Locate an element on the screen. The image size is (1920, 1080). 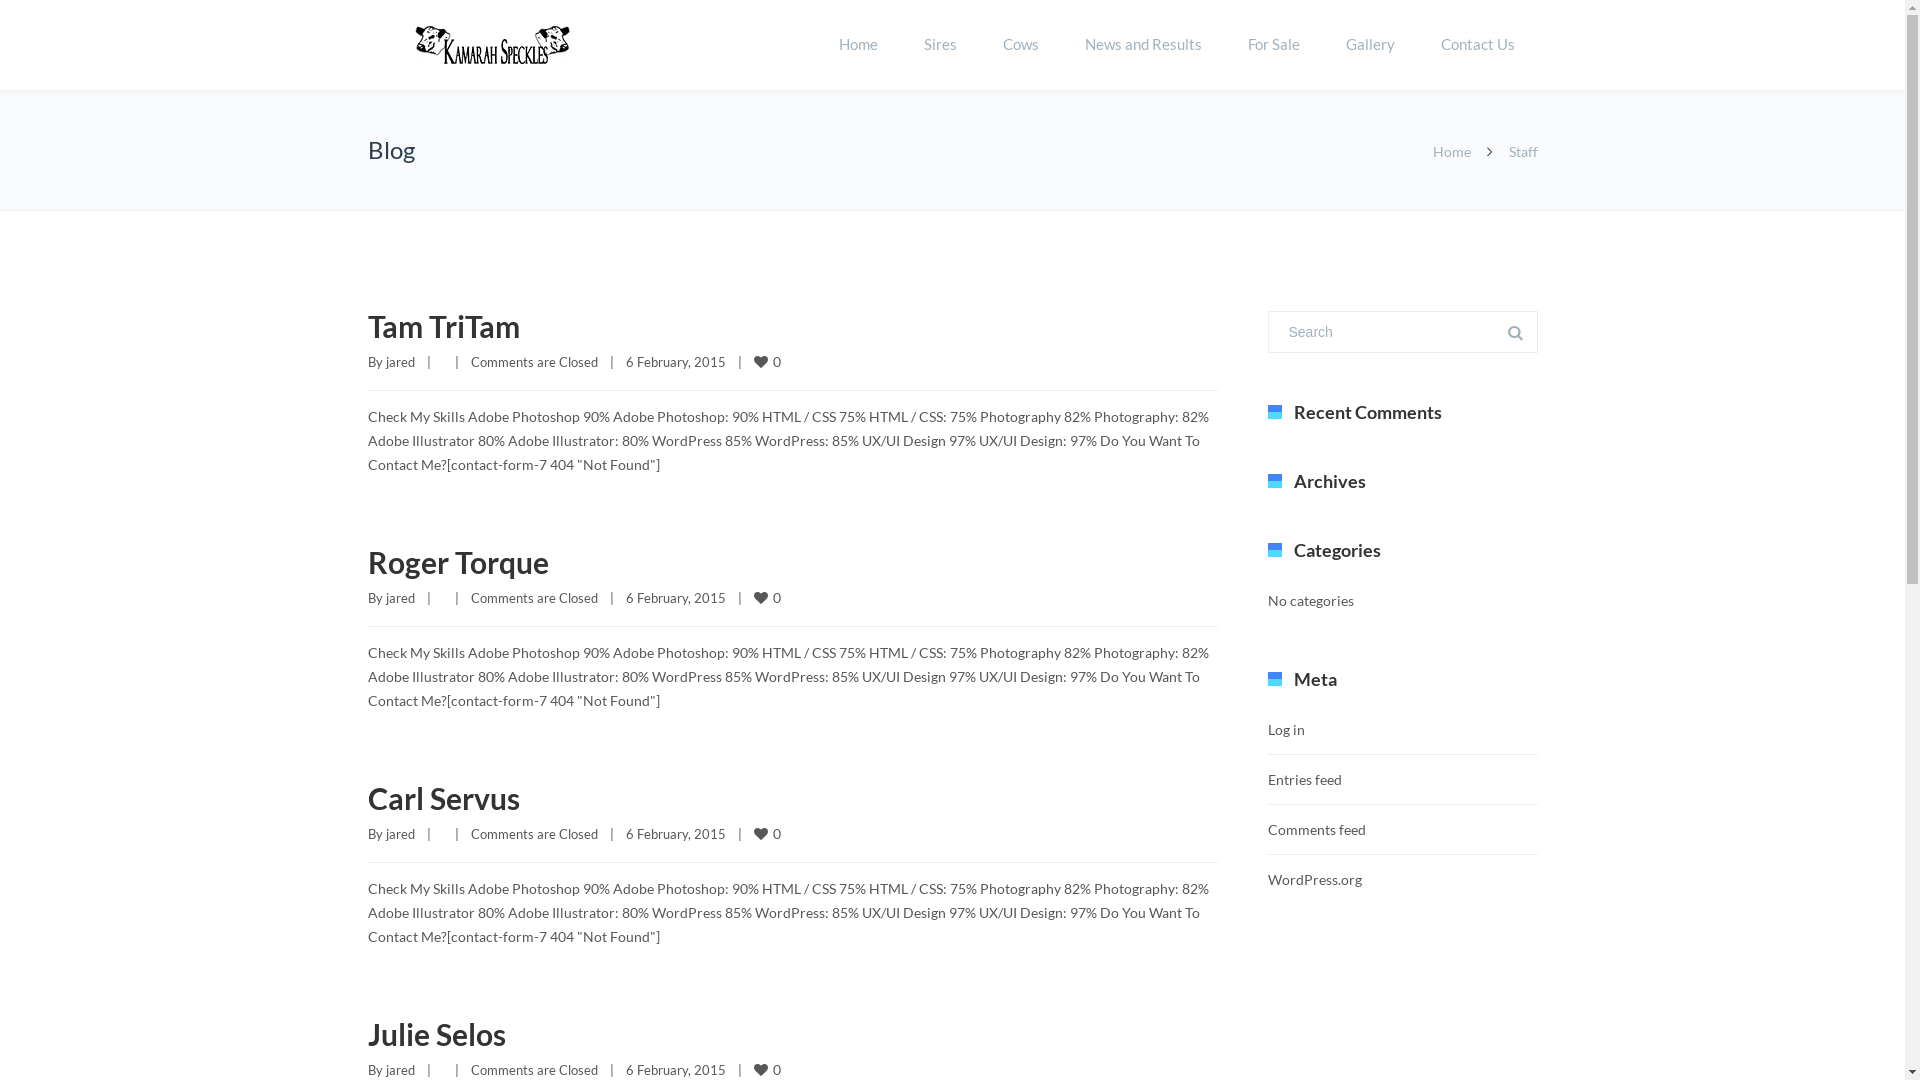
'For Sale' is located at coordinates (1271, 45).